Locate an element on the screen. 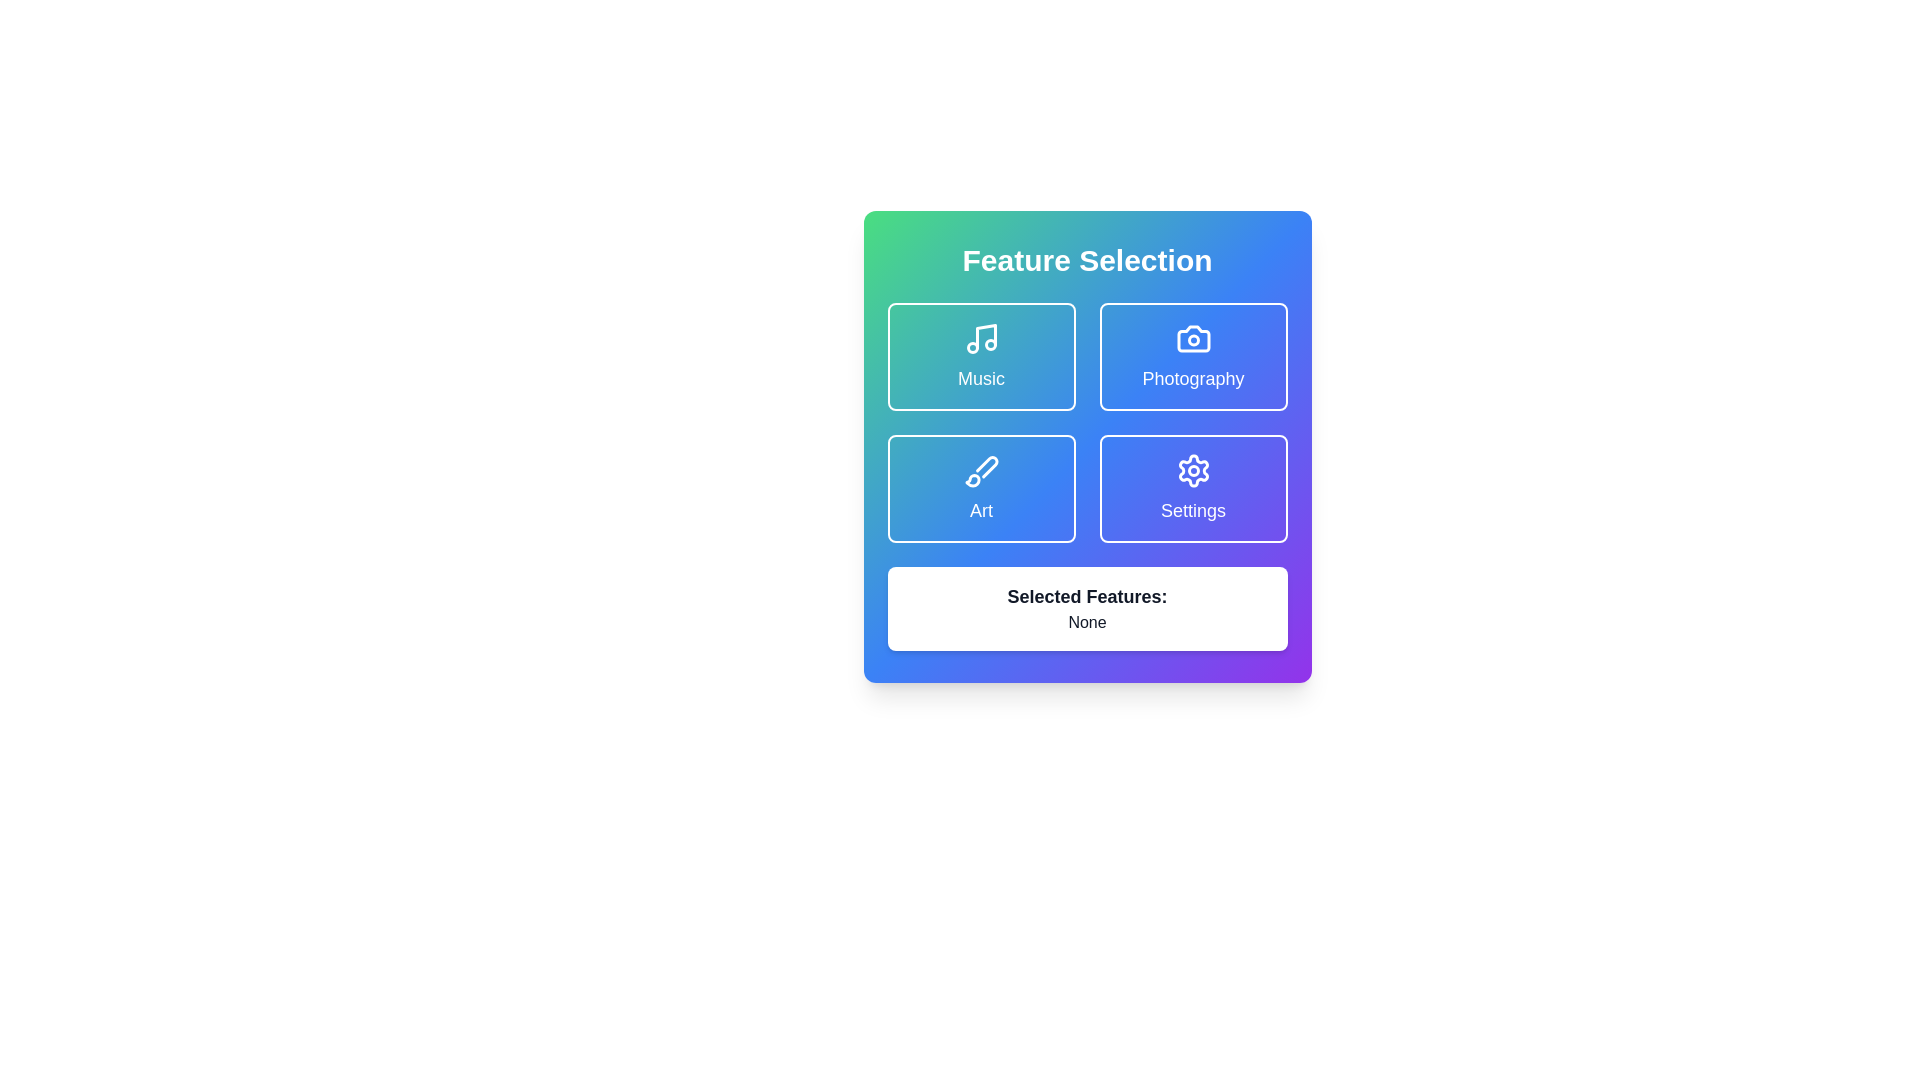 The height and width of the screenshot is (1080, 1920). the 'Photography' card in the grid is located at coordinates (1193, 356).